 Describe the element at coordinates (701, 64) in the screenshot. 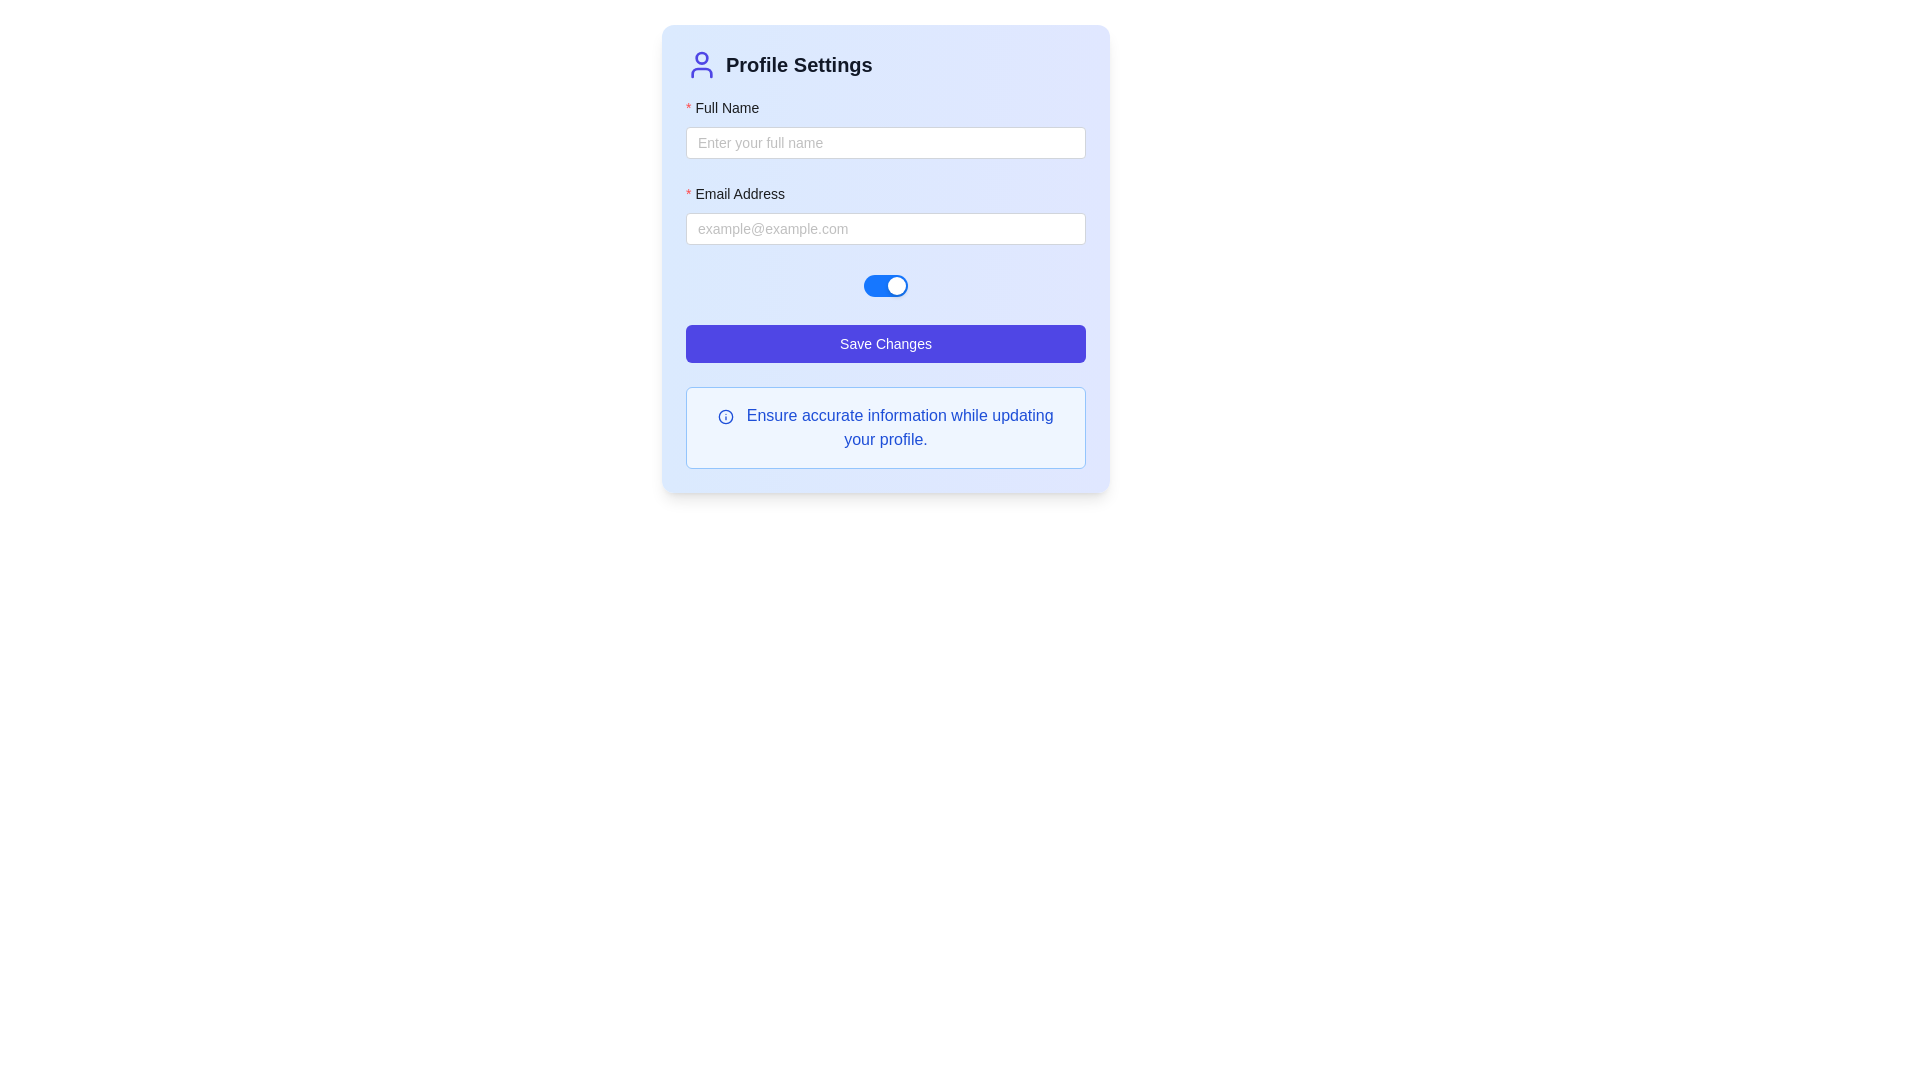

I see `the blue person icon in the 'Profile Settings' section, which is located to the left of the title text` at that location.